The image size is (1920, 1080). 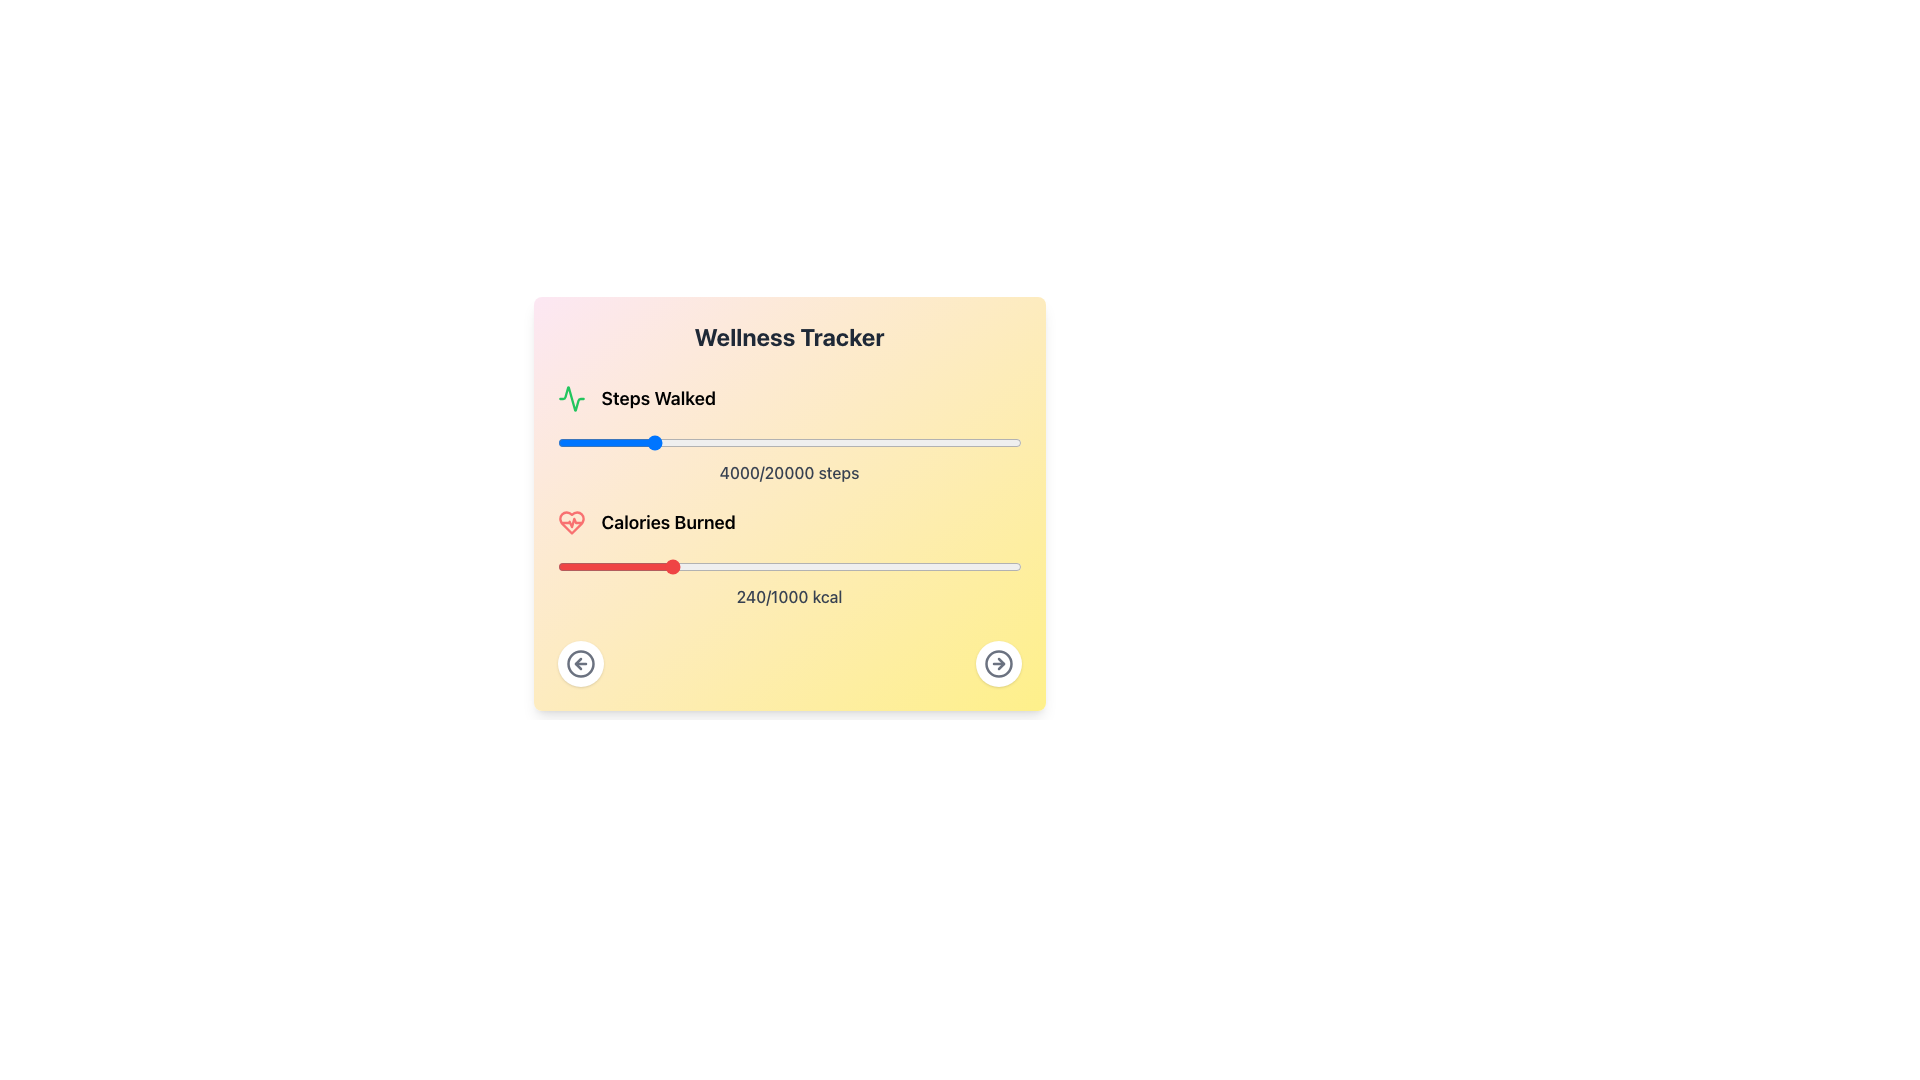 I want to click on the calories burned slider, so click(x=612, y=567).